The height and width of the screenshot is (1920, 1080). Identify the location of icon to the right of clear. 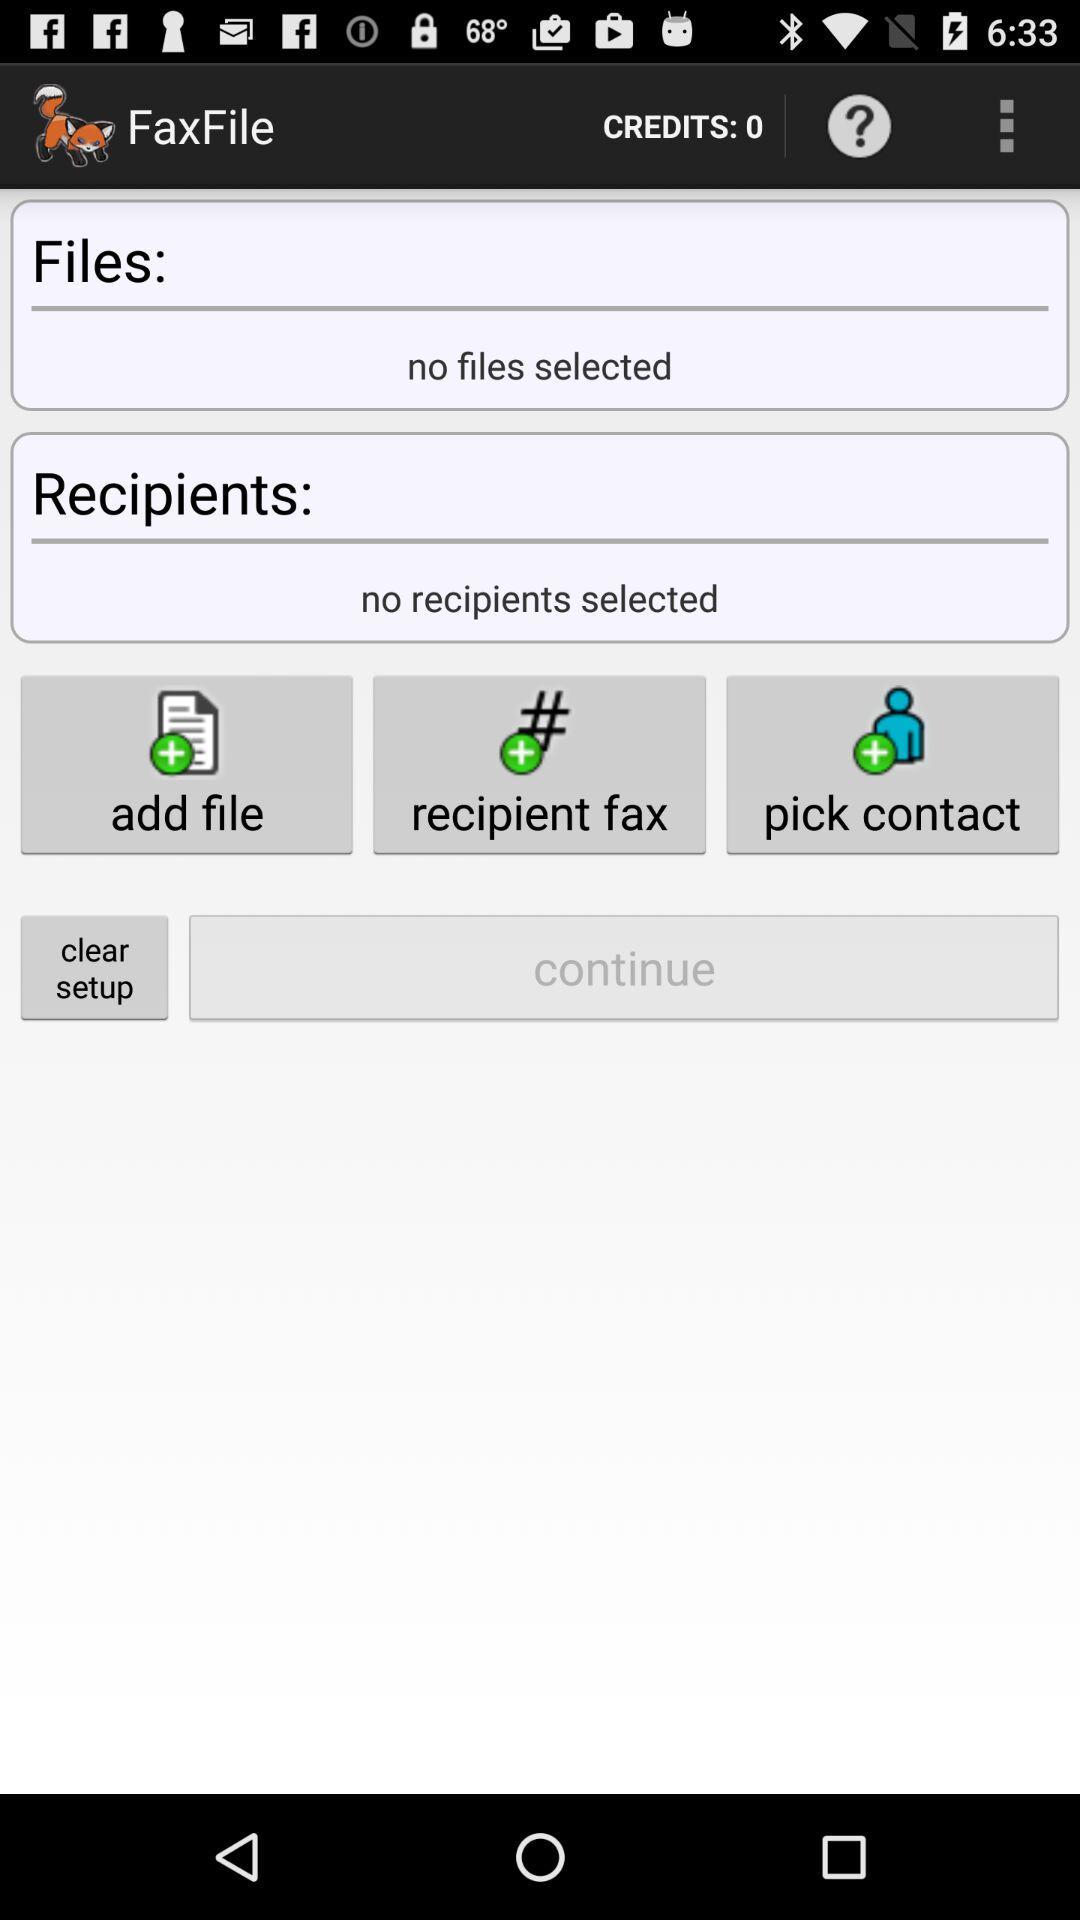
(623, 967).